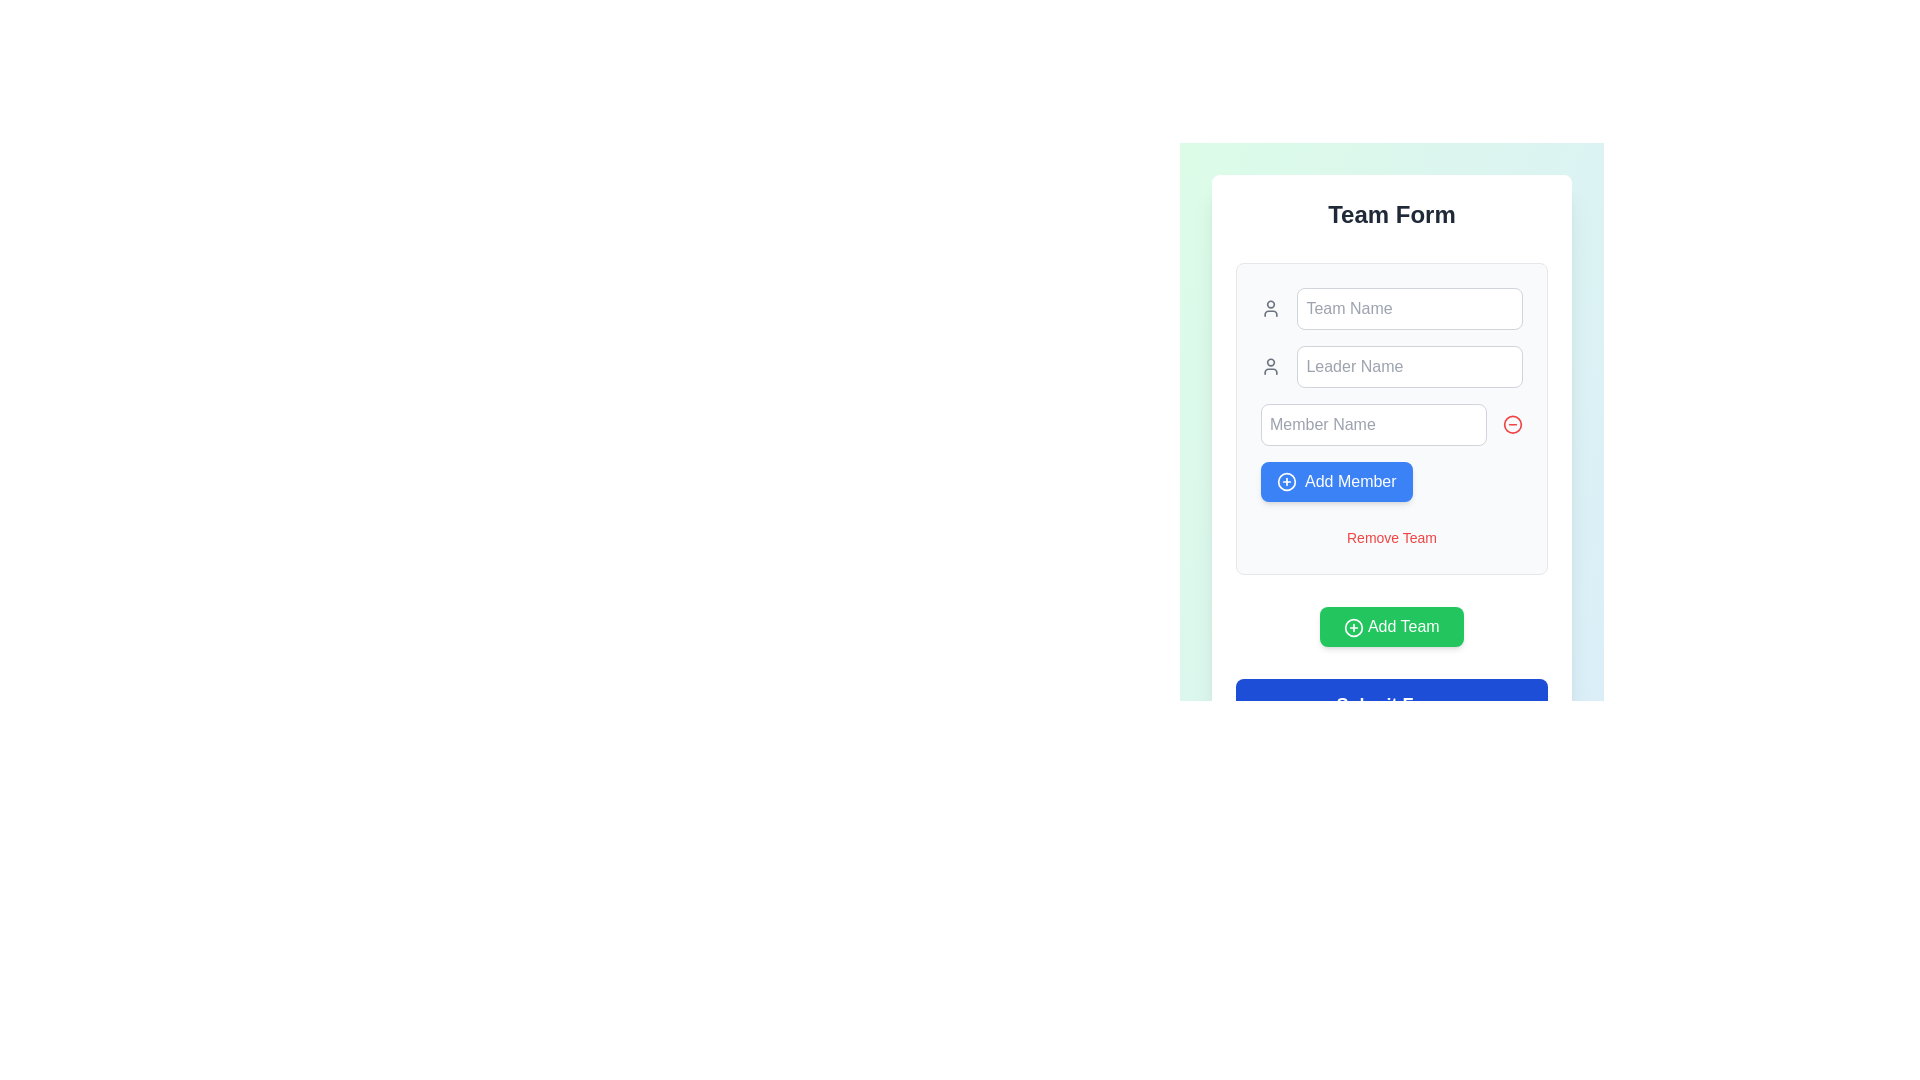 This screenshot has height=1080, width=1920. What do you see at coordinates (1270, 366) in the screenshot?
I see `the Icon that indicates the purpose of the 'Leader Name' input field, located to the left of the text input field in the form` at bounding box center [1270, 366].